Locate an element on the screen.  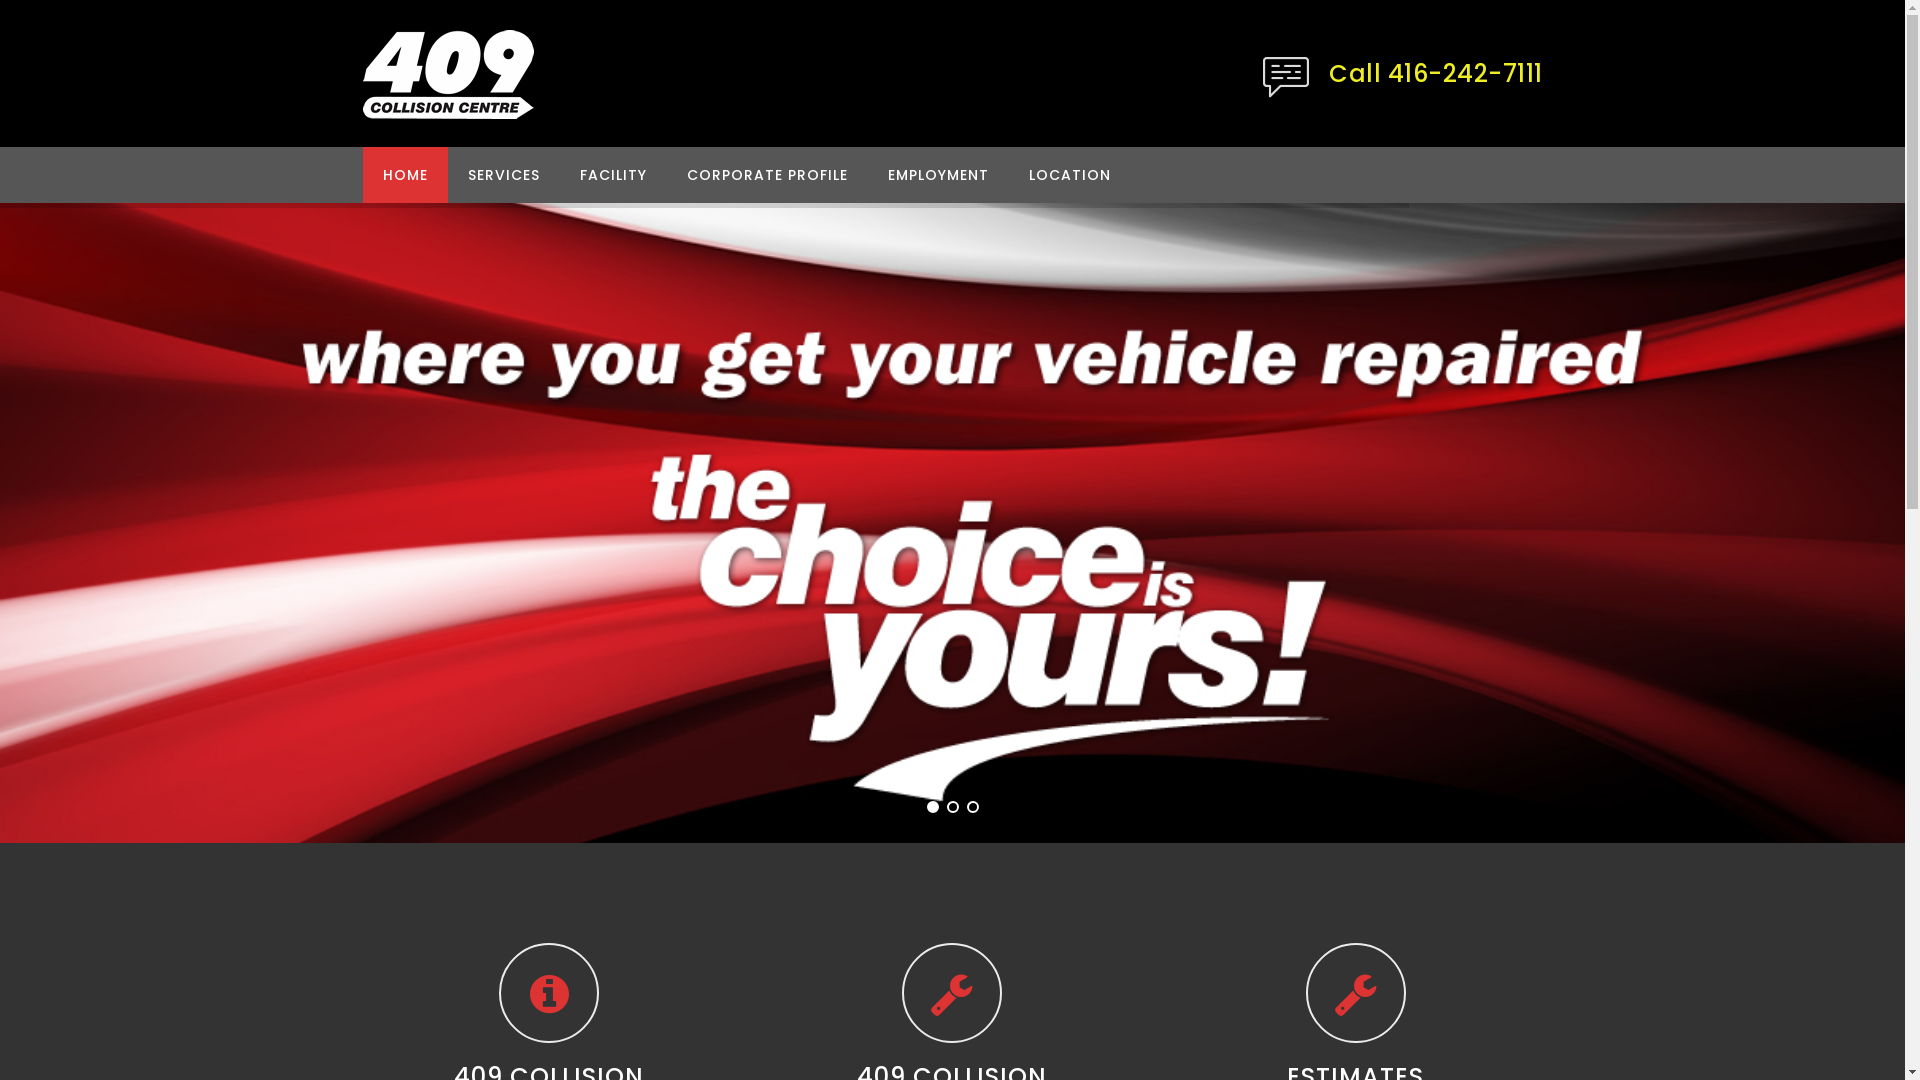
'EMPLOYMENT' is located at coordinates (937, 173).